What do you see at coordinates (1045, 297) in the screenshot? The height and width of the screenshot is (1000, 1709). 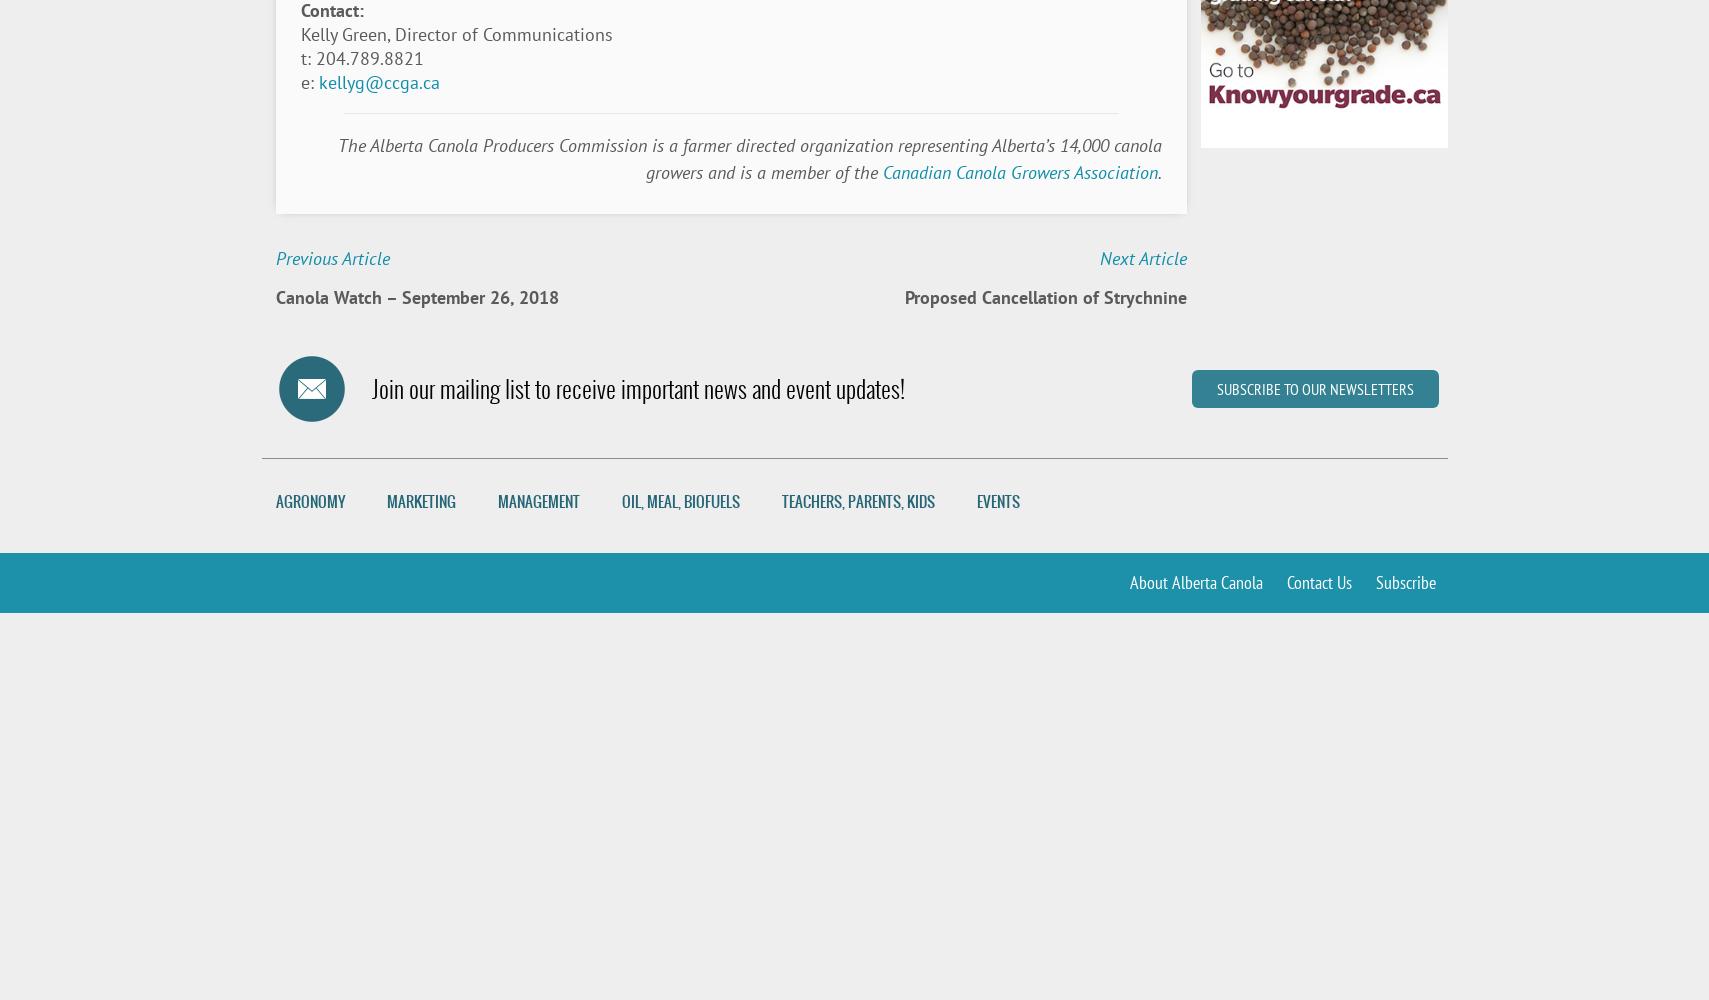 I see `'Proposed Cancellation of Strychnine'` at bounding box center [1045, 297].